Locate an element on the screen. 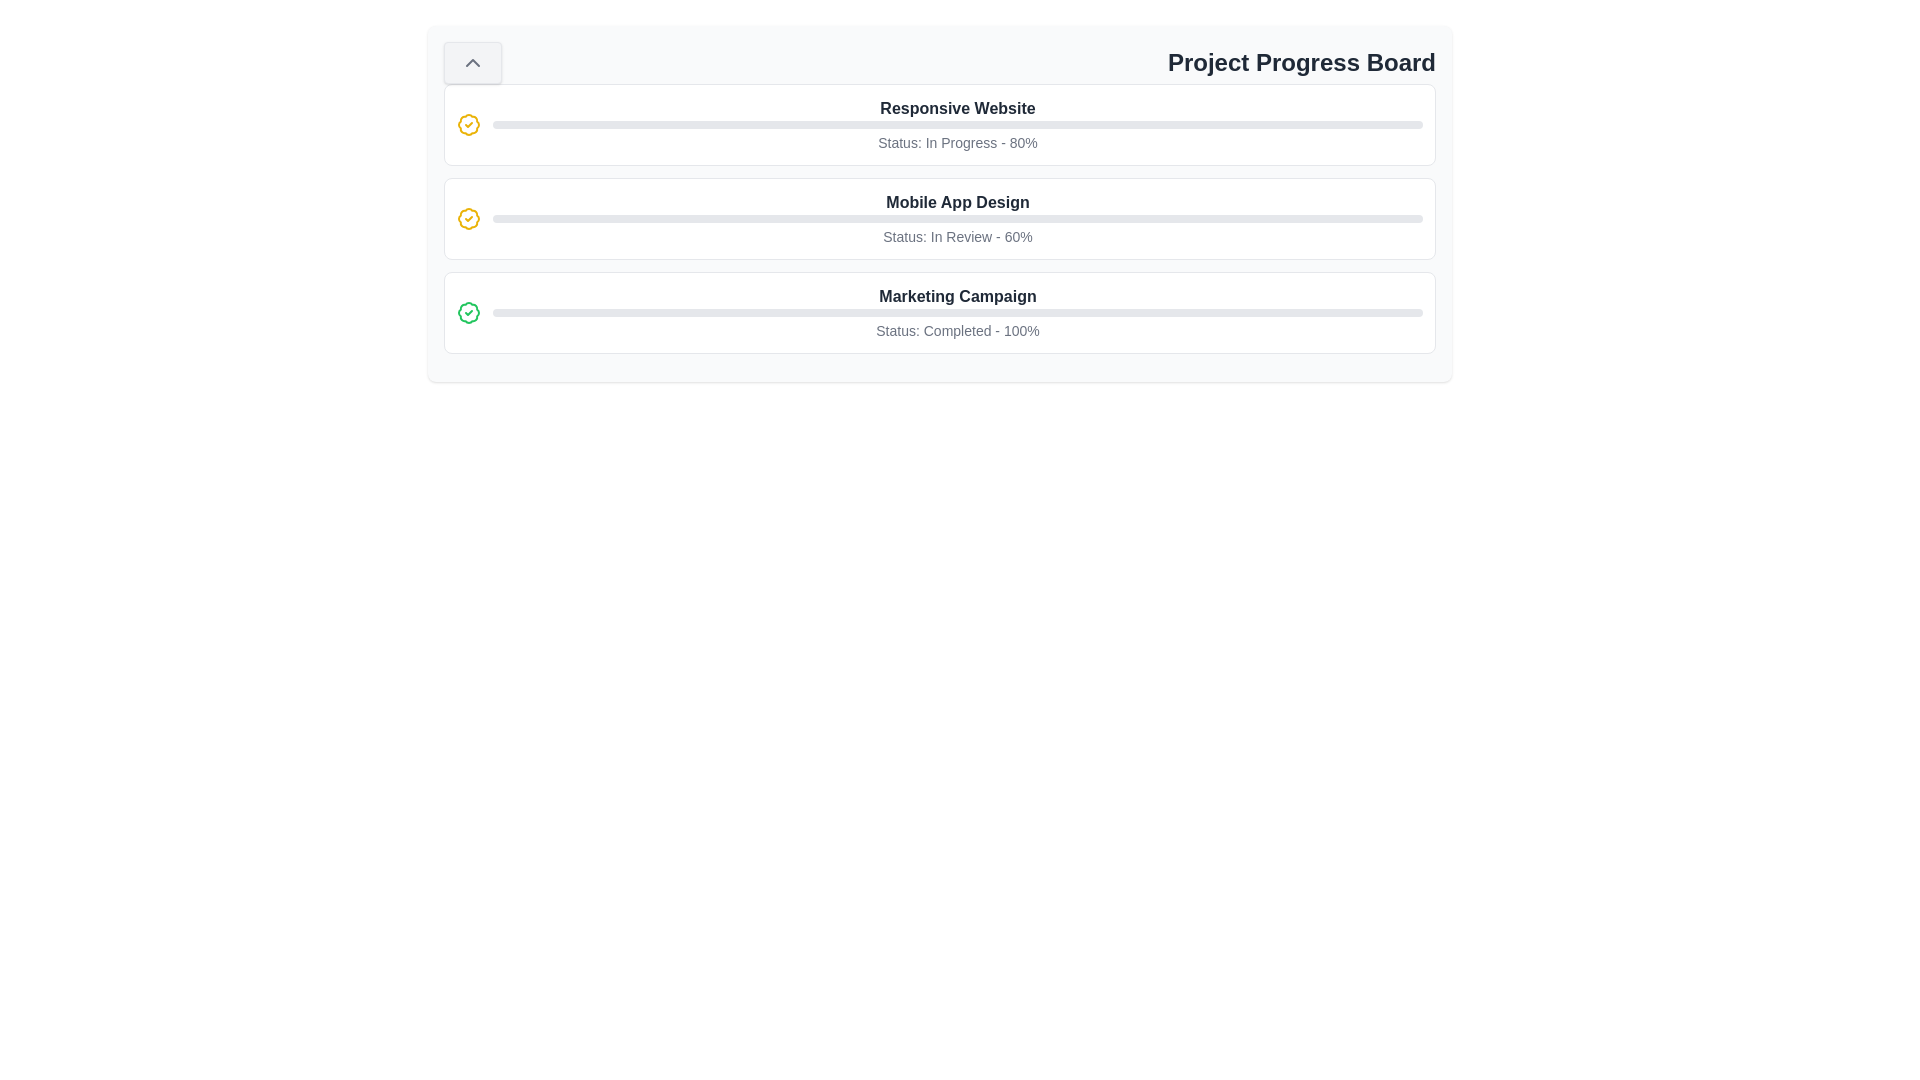 The width and height of the screenshot is (1920, 1080). the status icon indicating 'In Review' for the 'Mobile App Design' project, which is the second element in a vertical list structure is located at coordinates (468, 219).